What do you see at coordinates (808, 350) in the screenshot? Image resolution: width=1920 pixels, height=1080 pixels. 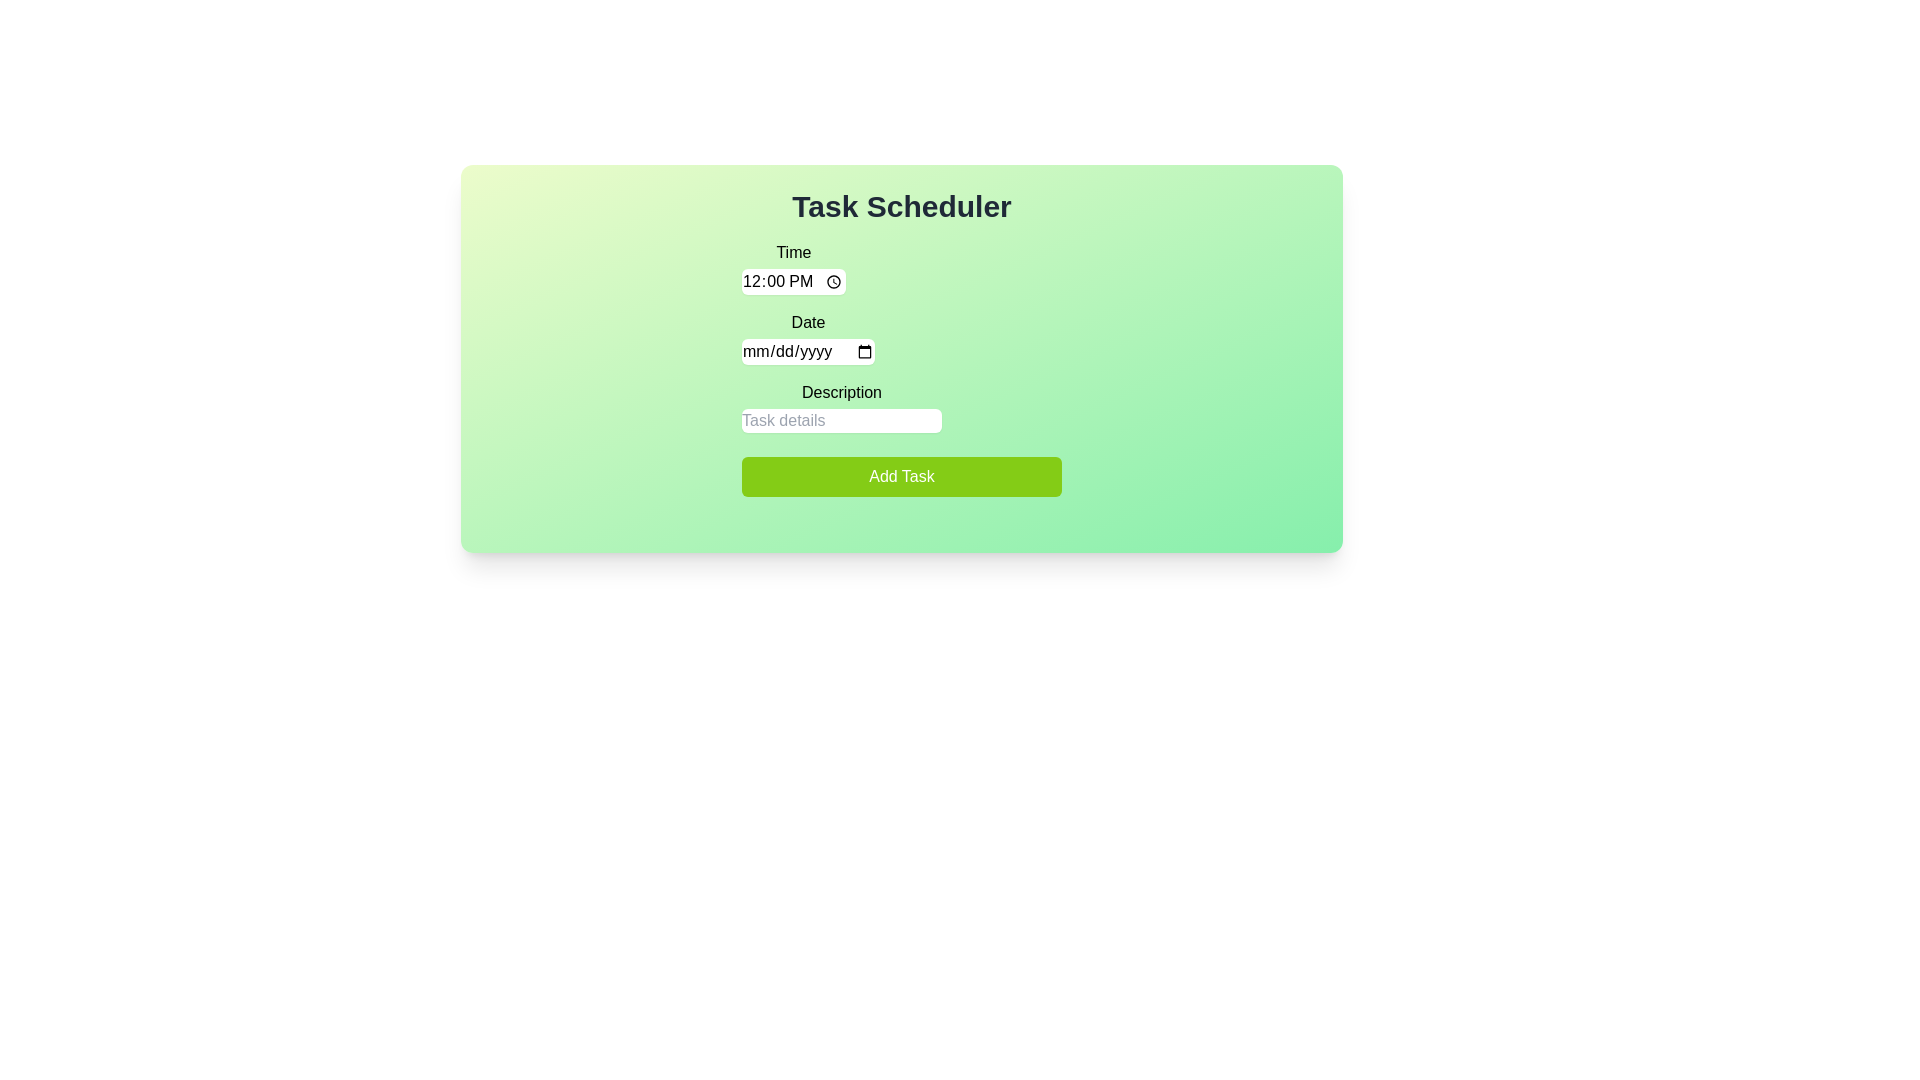 I see `the Date input field located below the 'Date' label in the task-scheduling panel to trigger focus effects` at bounding box center [808, 350].